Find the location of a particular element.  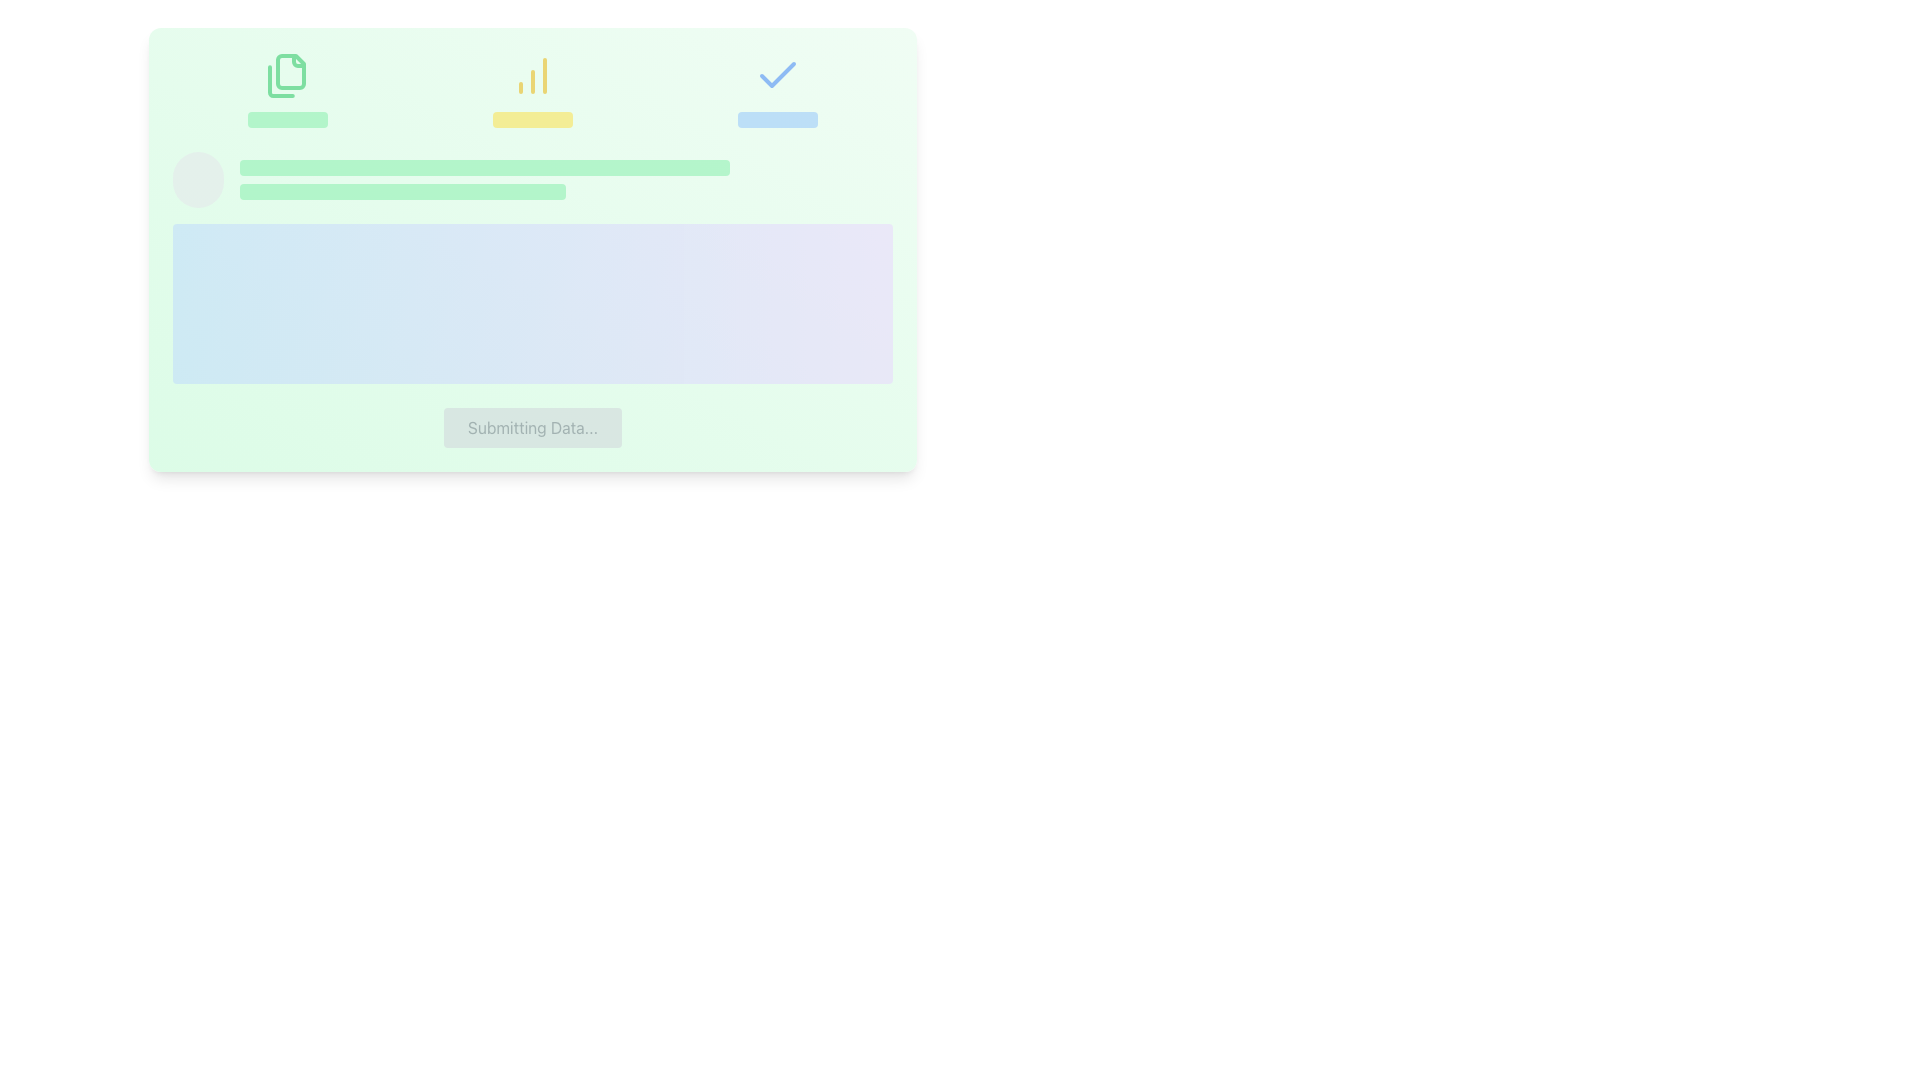

the animated effect of the loading placeholder, which consists of a green upper rectangle and a shorter lower rectangle, positioned to the right of a circular placeholder is located at coordinates (565, 180).